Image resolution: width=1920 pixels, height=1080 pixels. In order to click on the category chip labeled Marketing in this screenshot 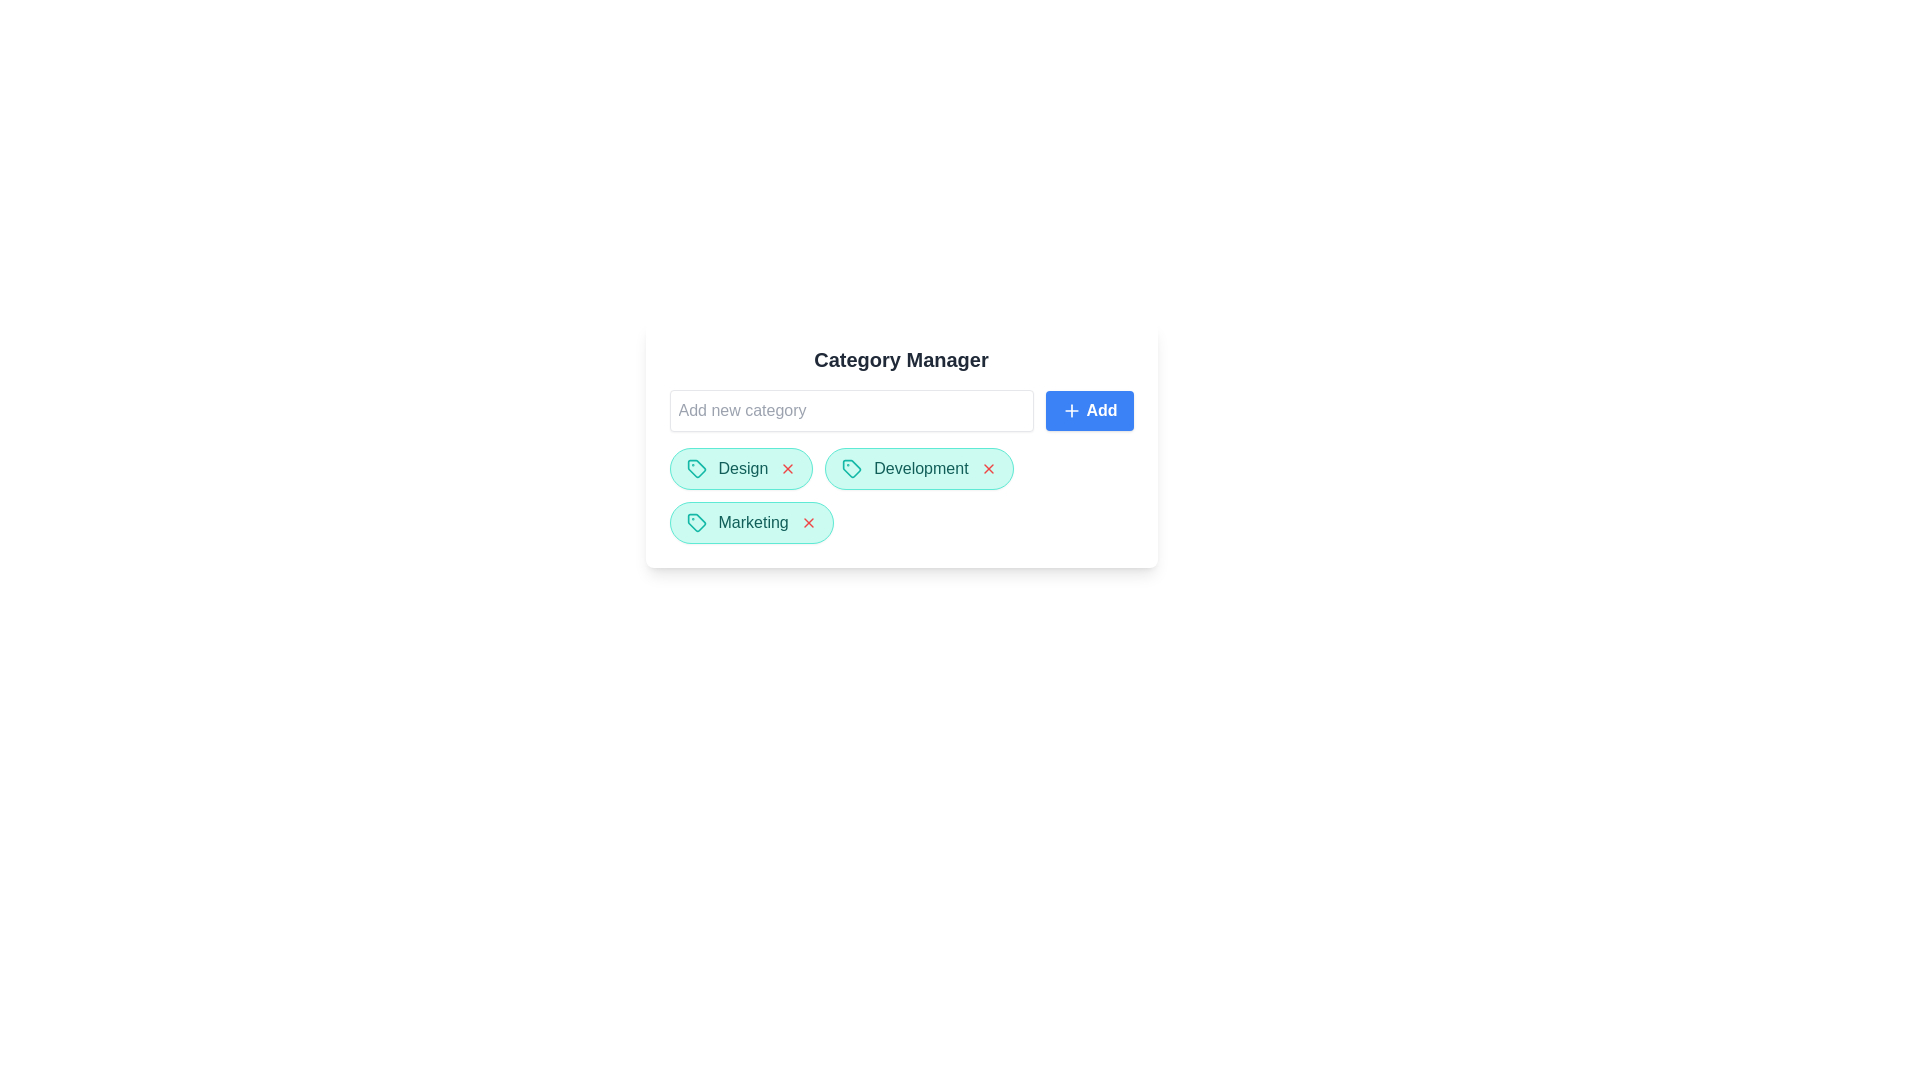, I will do `click(750, 522)`.